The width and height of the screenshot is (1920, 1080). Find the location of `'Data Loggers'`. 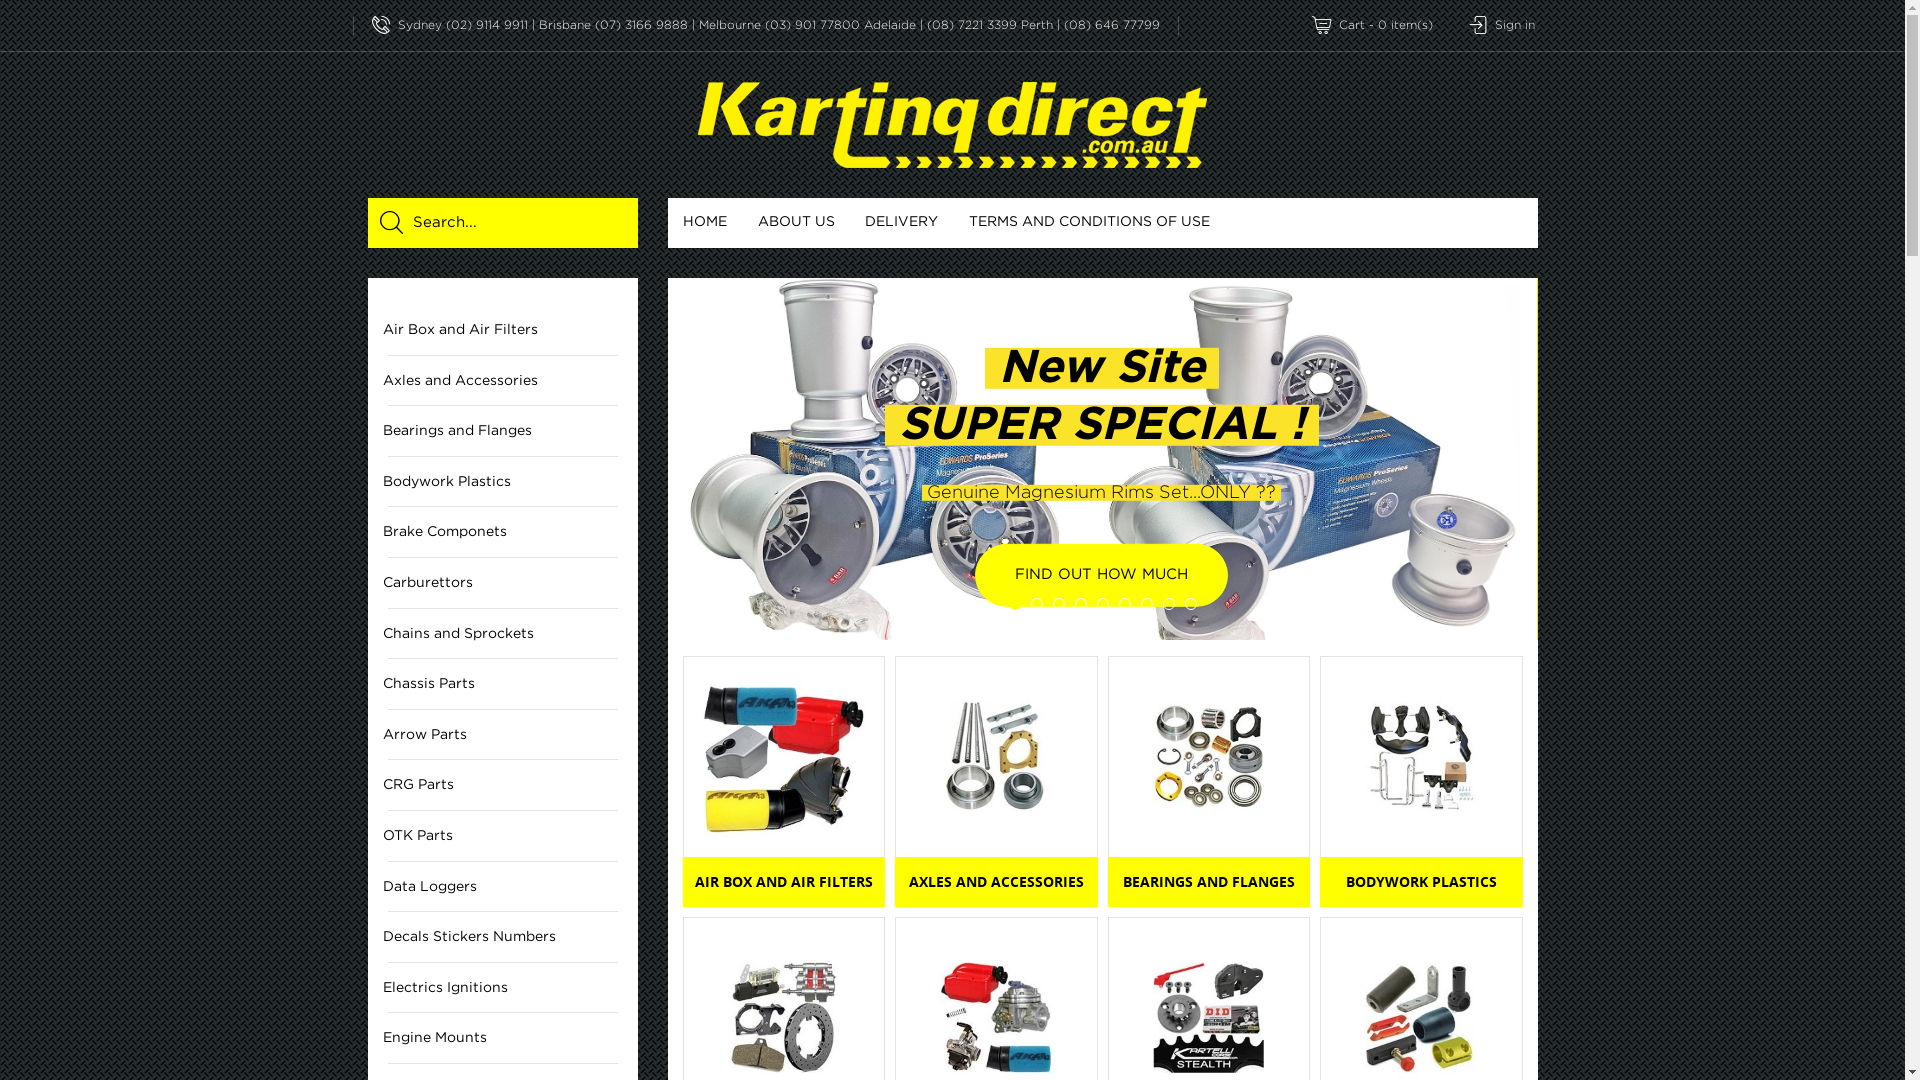

'Data Loggers' is located at coordinates (503, 886).